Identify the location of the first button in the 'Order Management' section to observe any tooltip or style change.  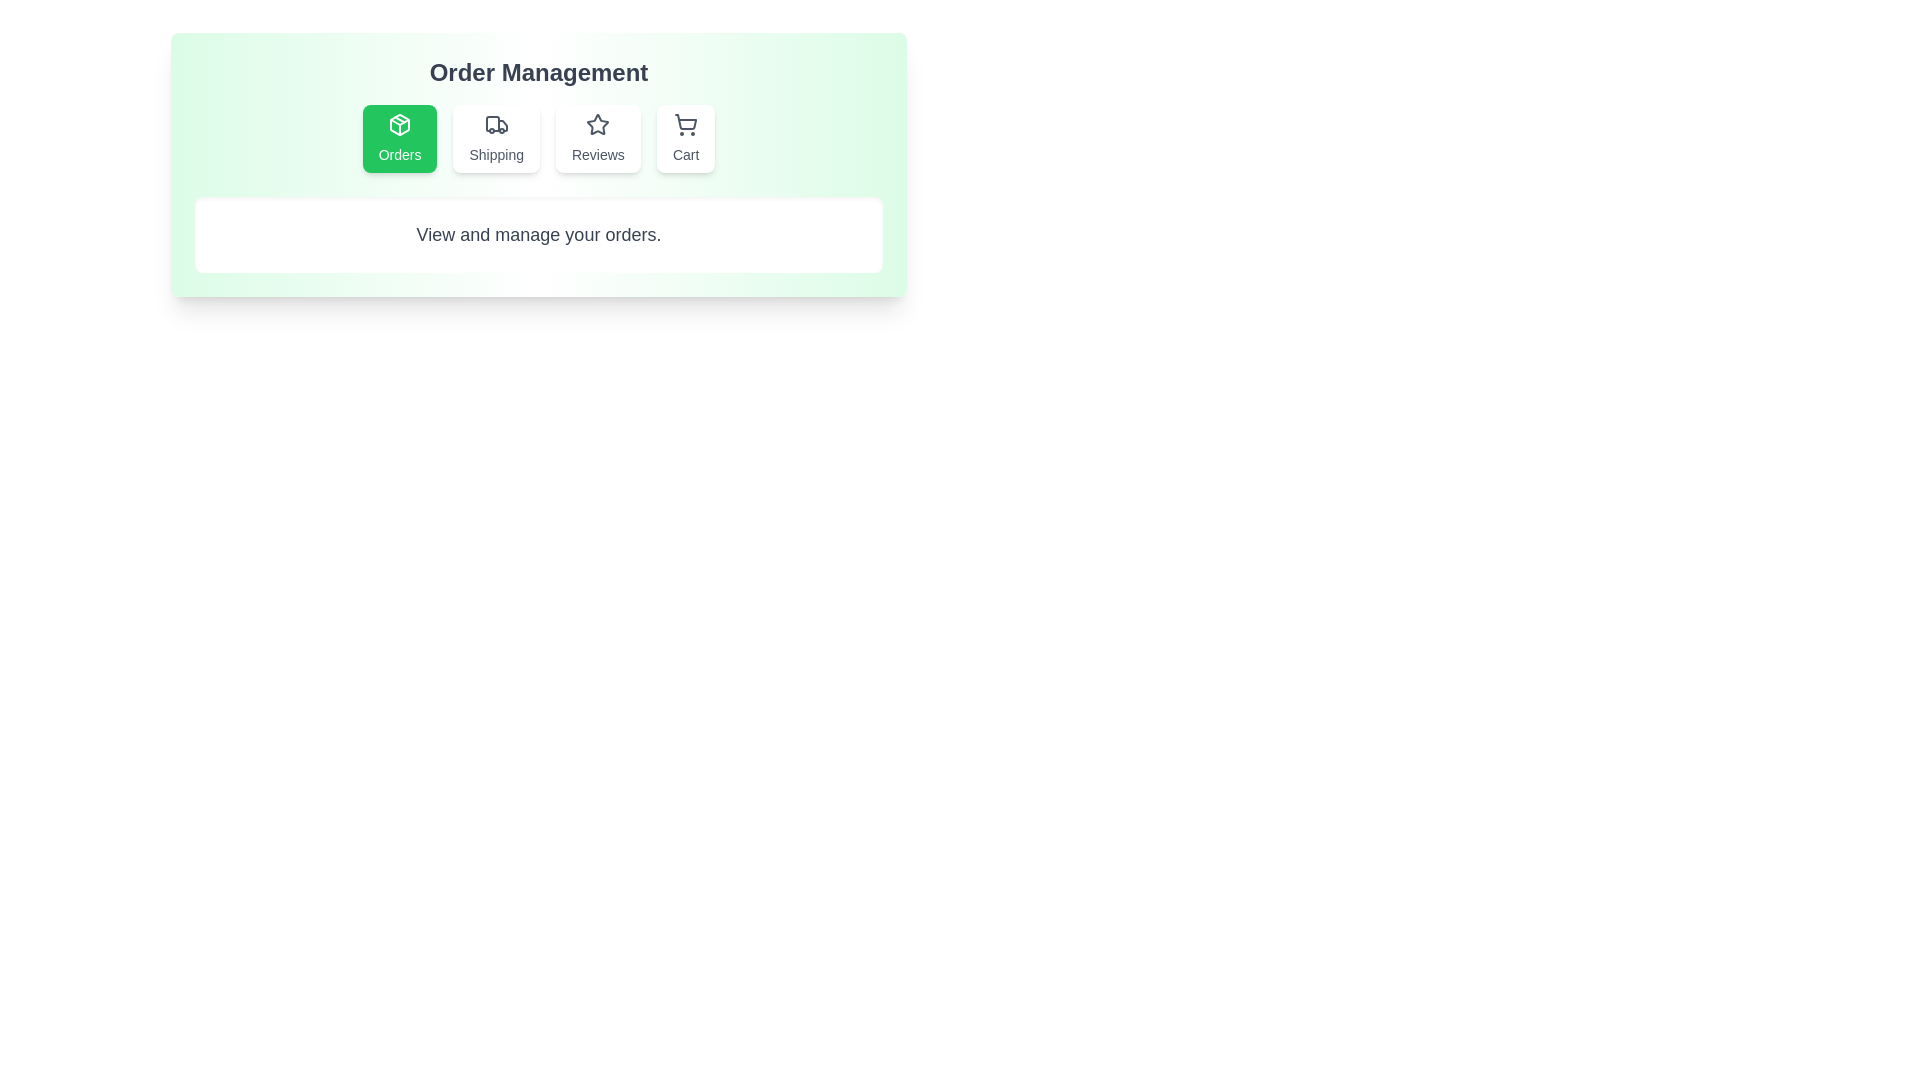
(400, 137).